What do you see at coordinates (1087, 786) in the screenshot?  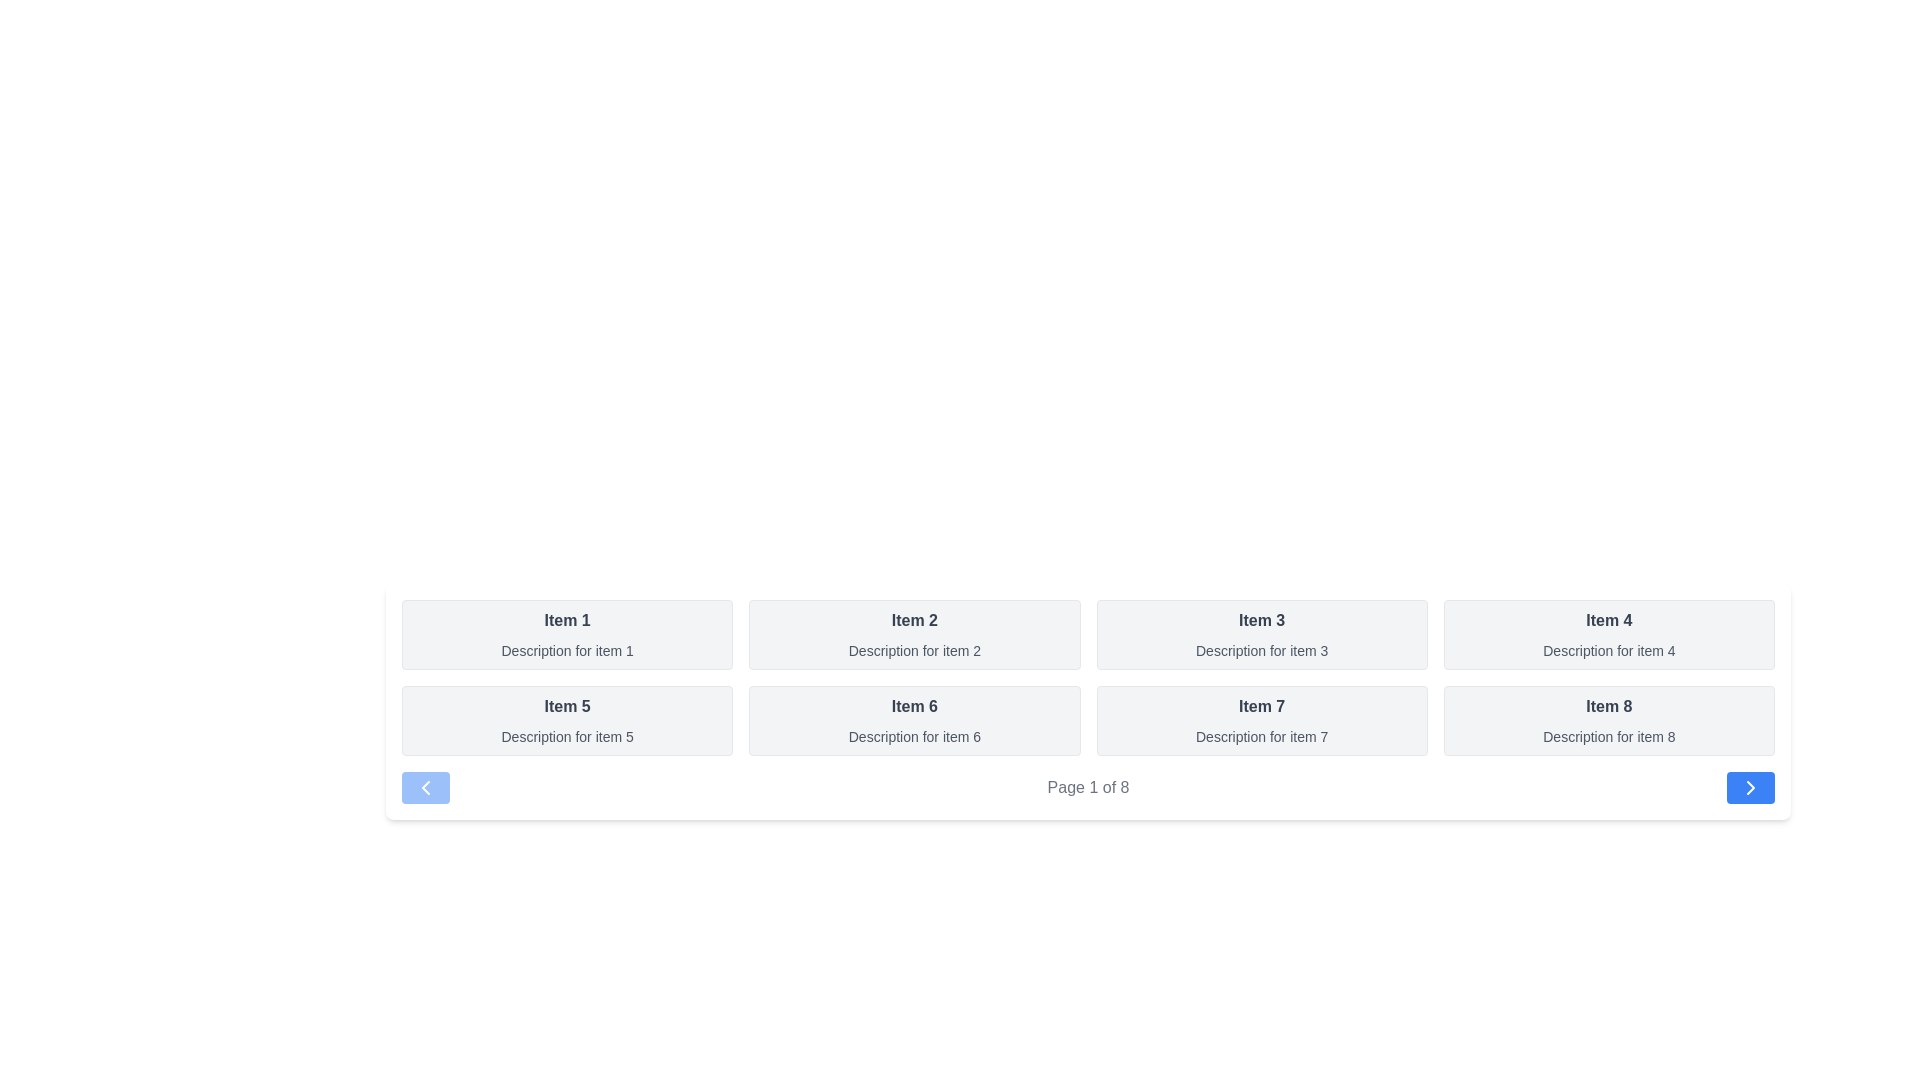 I see `the static text label displaying 'Page 1 of 8' located at the center of the pagination bar at the bottom of the interface` at bounding box center [1087, 786].